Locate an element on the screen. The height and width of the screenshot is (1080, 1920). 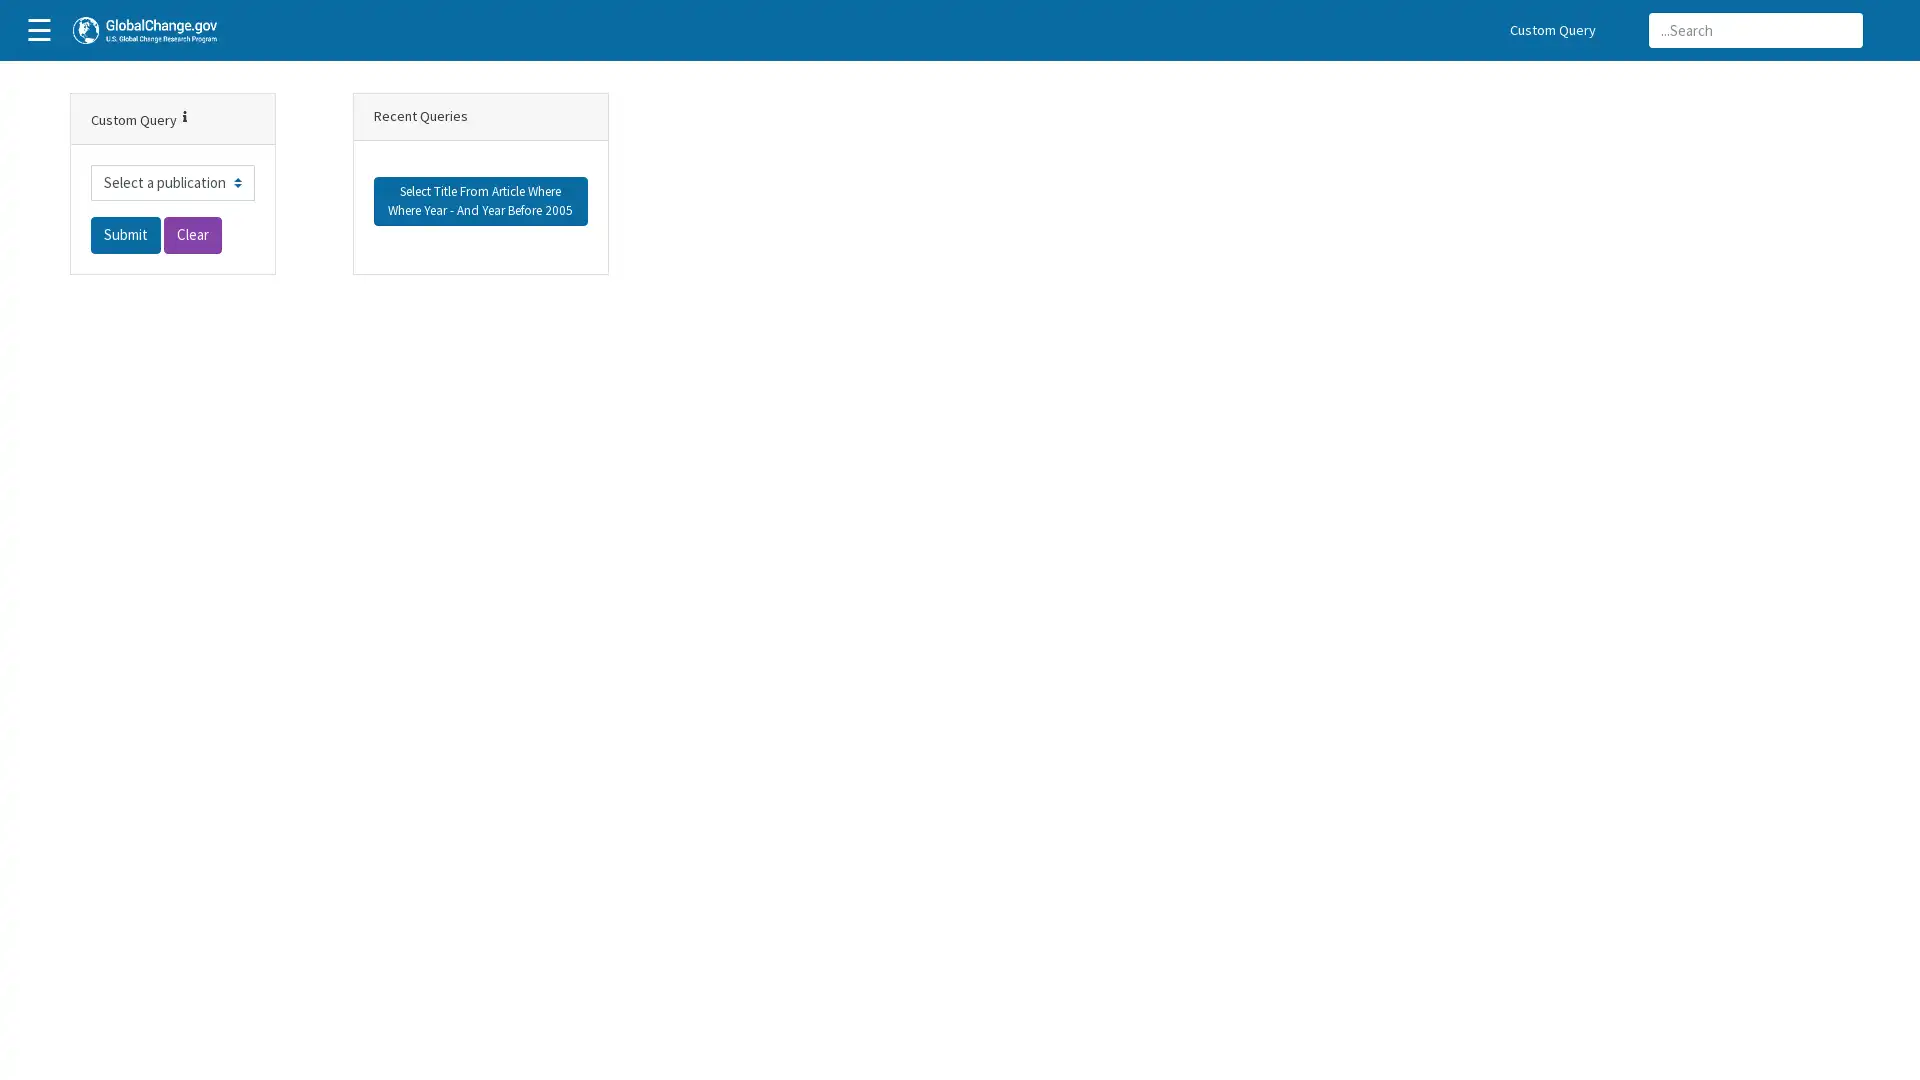
Submit is located at coordinates (124, 234).